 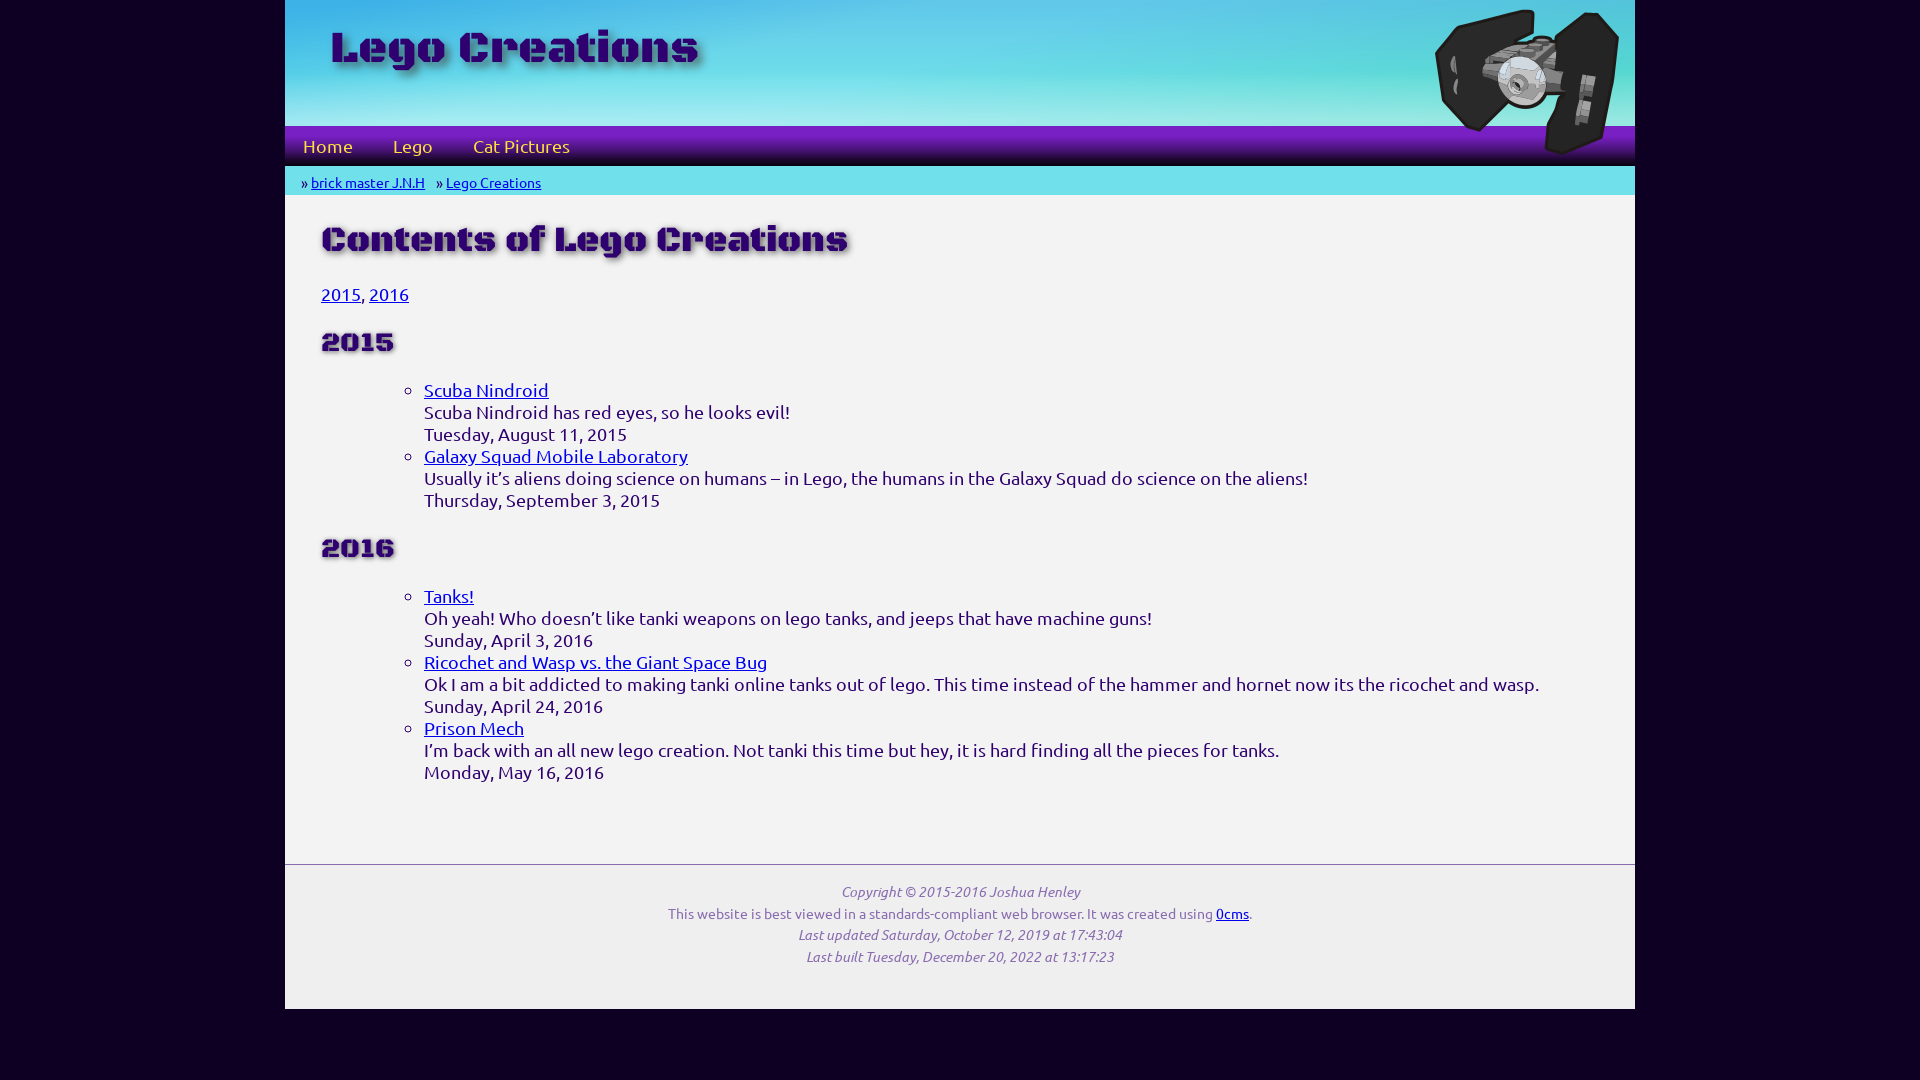 What do you see at coordinates (327, 144) in the screenshot?
I see `'Home'` at bounding box center [327, 144].